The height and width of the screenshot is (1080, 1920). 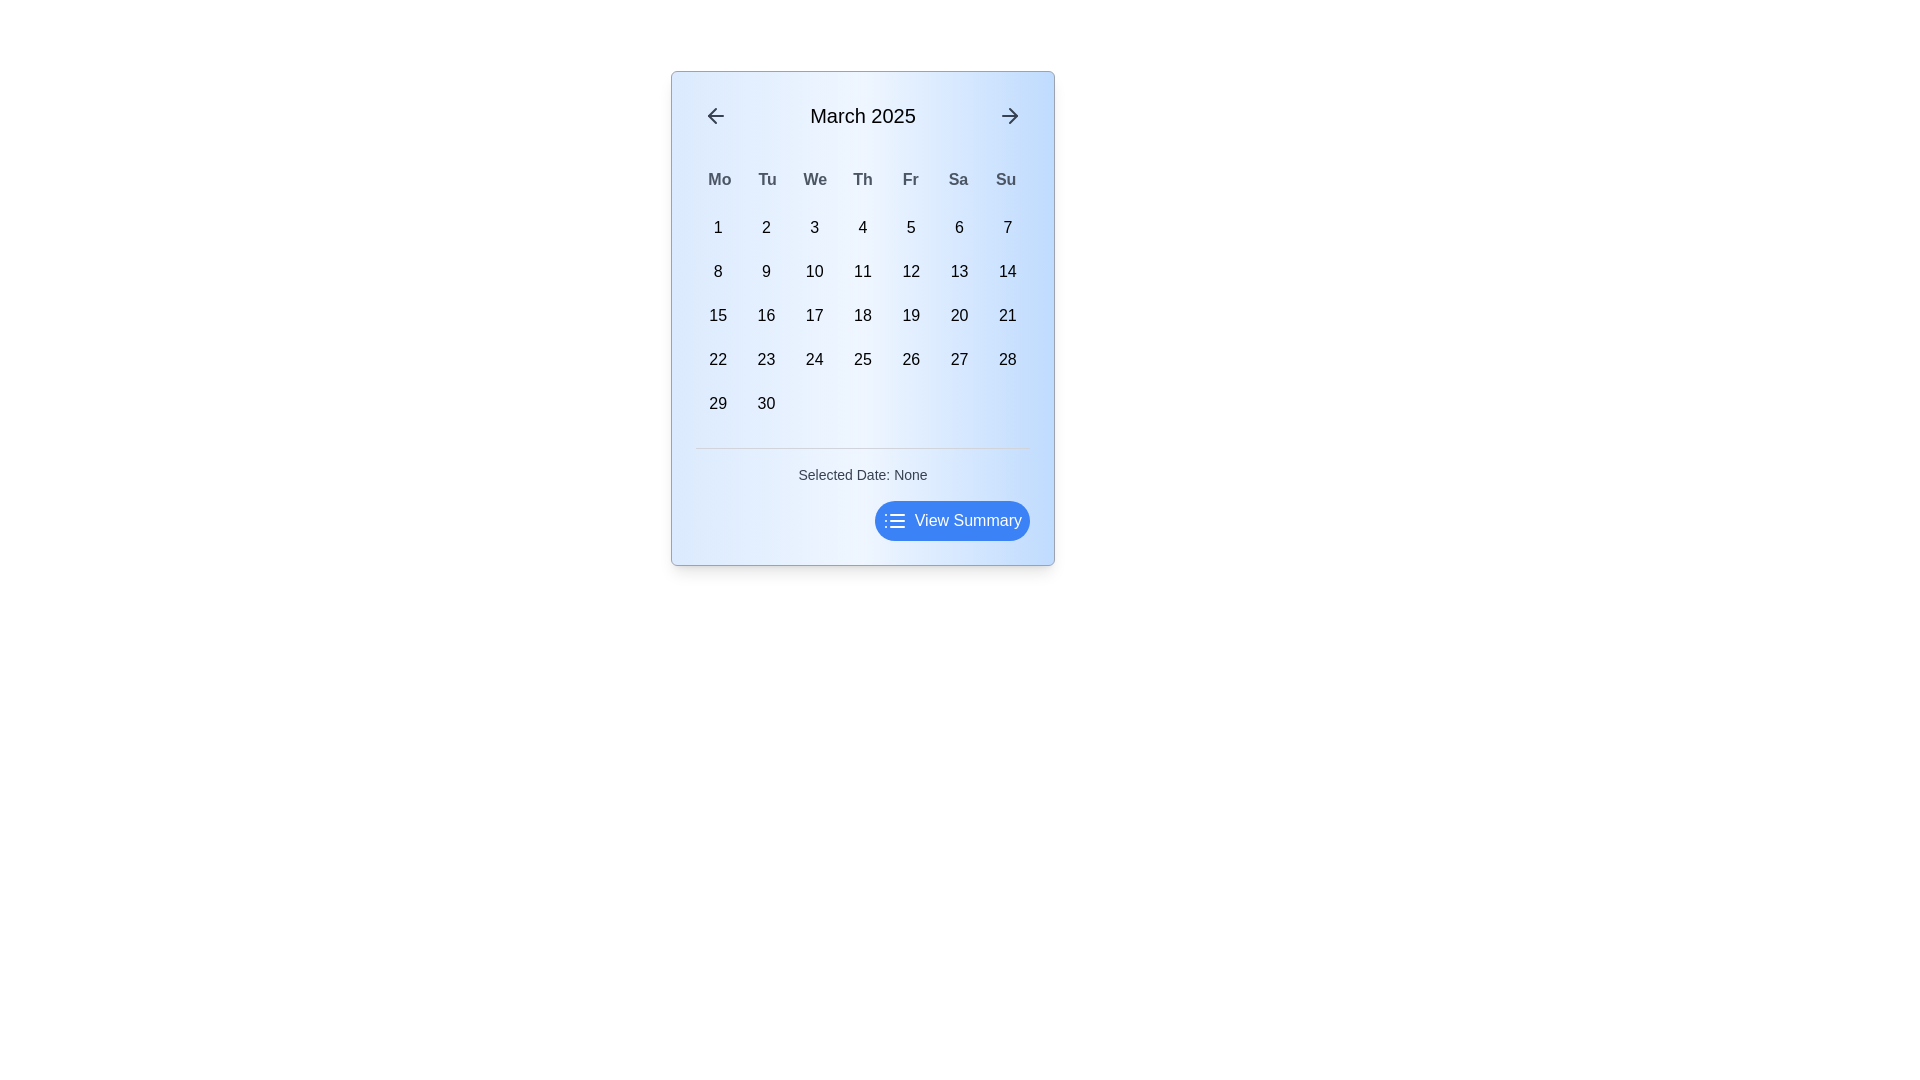 I want to click on on the digit '8' in the calendar grid, which is styled with a rounded border and a light blue background, so click(x=718, y=272).